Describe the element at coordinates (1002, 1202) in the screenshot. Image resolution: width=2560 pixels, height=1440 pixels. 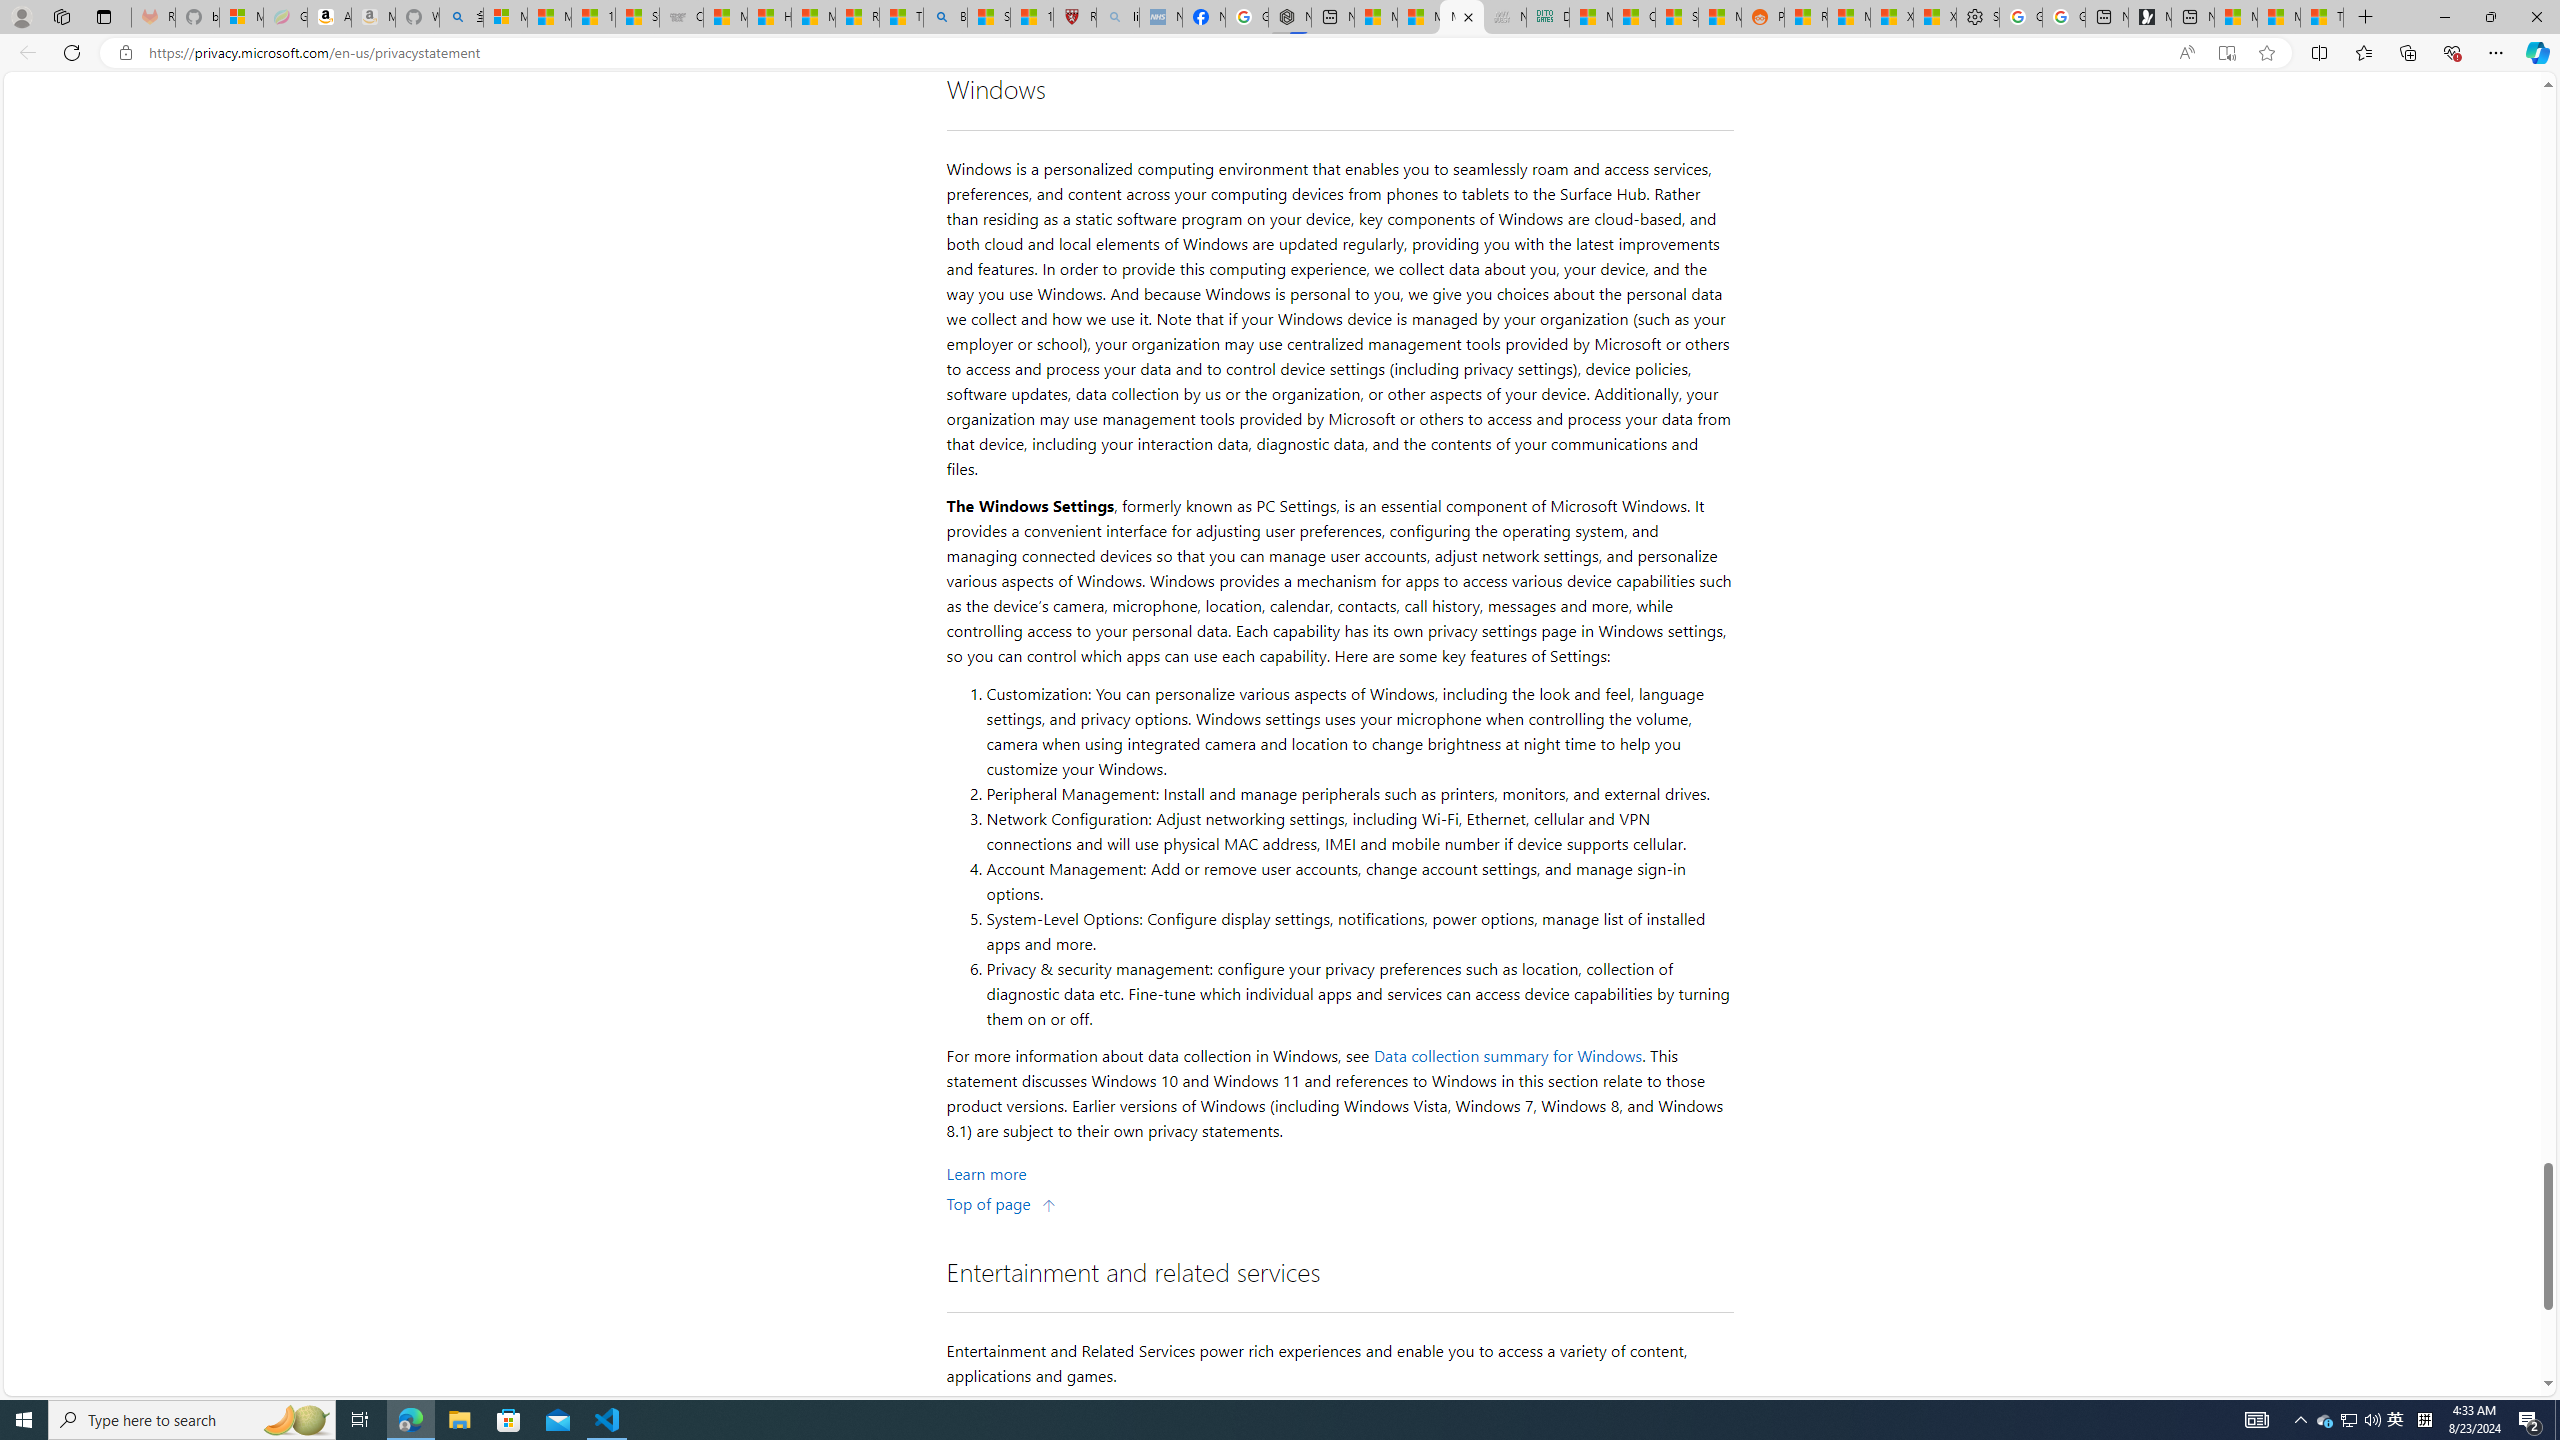
I see `'Top of page'` at that location.